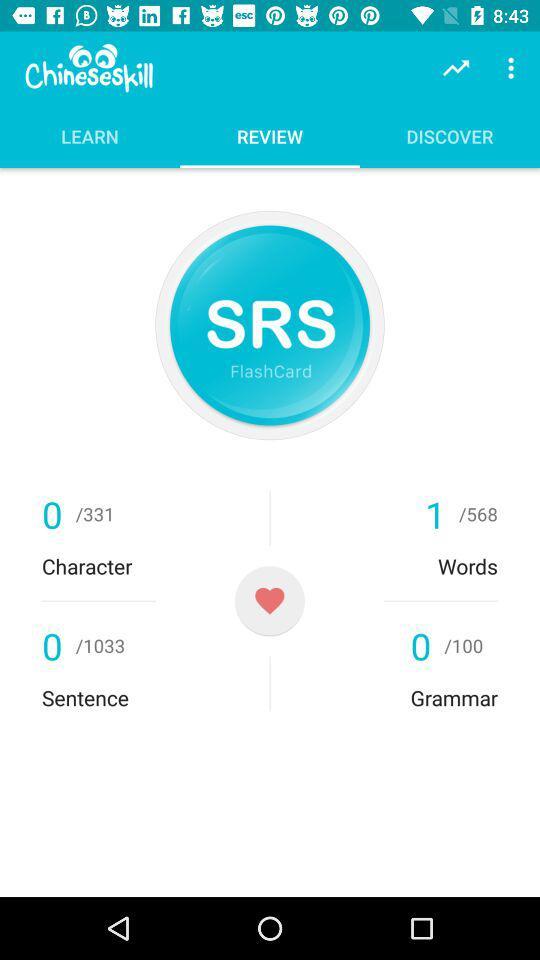 The height and width of the screenshot is (960, 540). I want to click on start flash card review, so click(270, 325).